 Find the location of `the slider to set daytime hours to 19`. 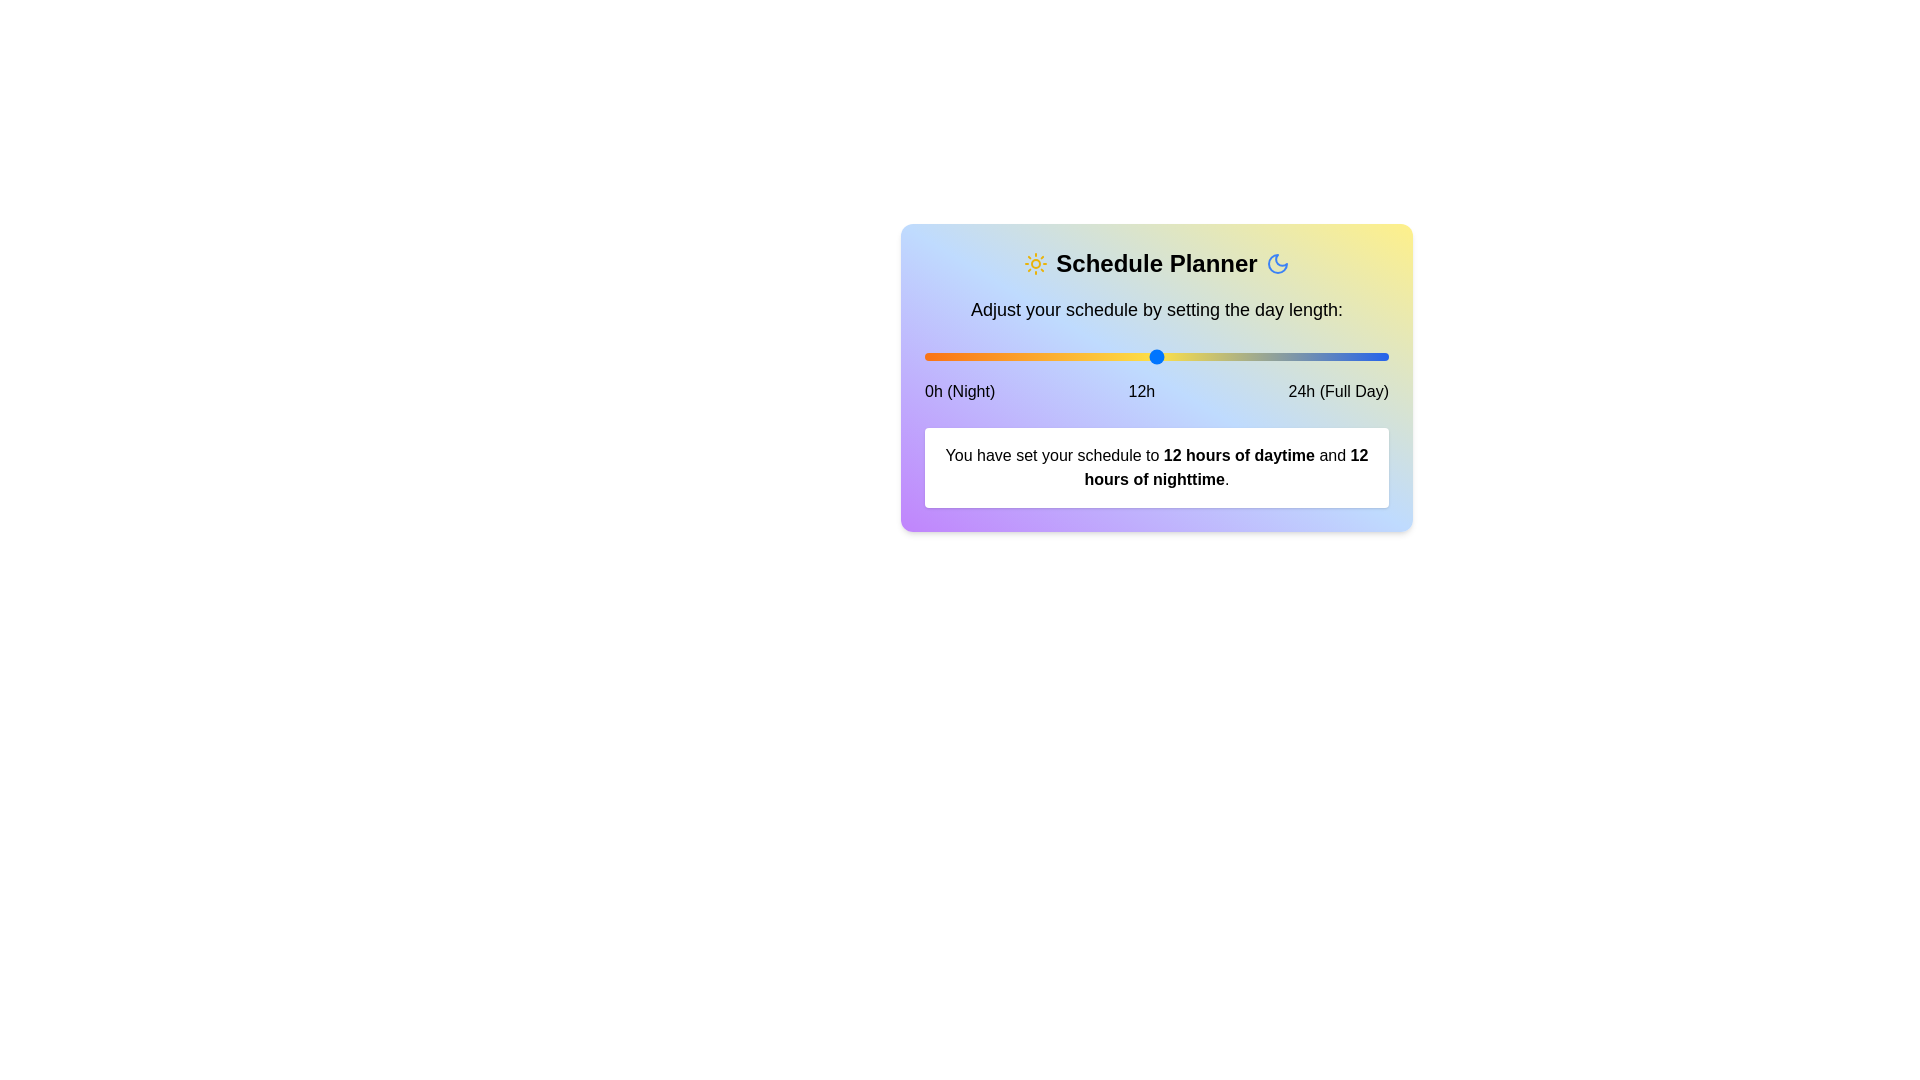

the slider to set daytime hours to 19 is located at coordinates (1292, 356).